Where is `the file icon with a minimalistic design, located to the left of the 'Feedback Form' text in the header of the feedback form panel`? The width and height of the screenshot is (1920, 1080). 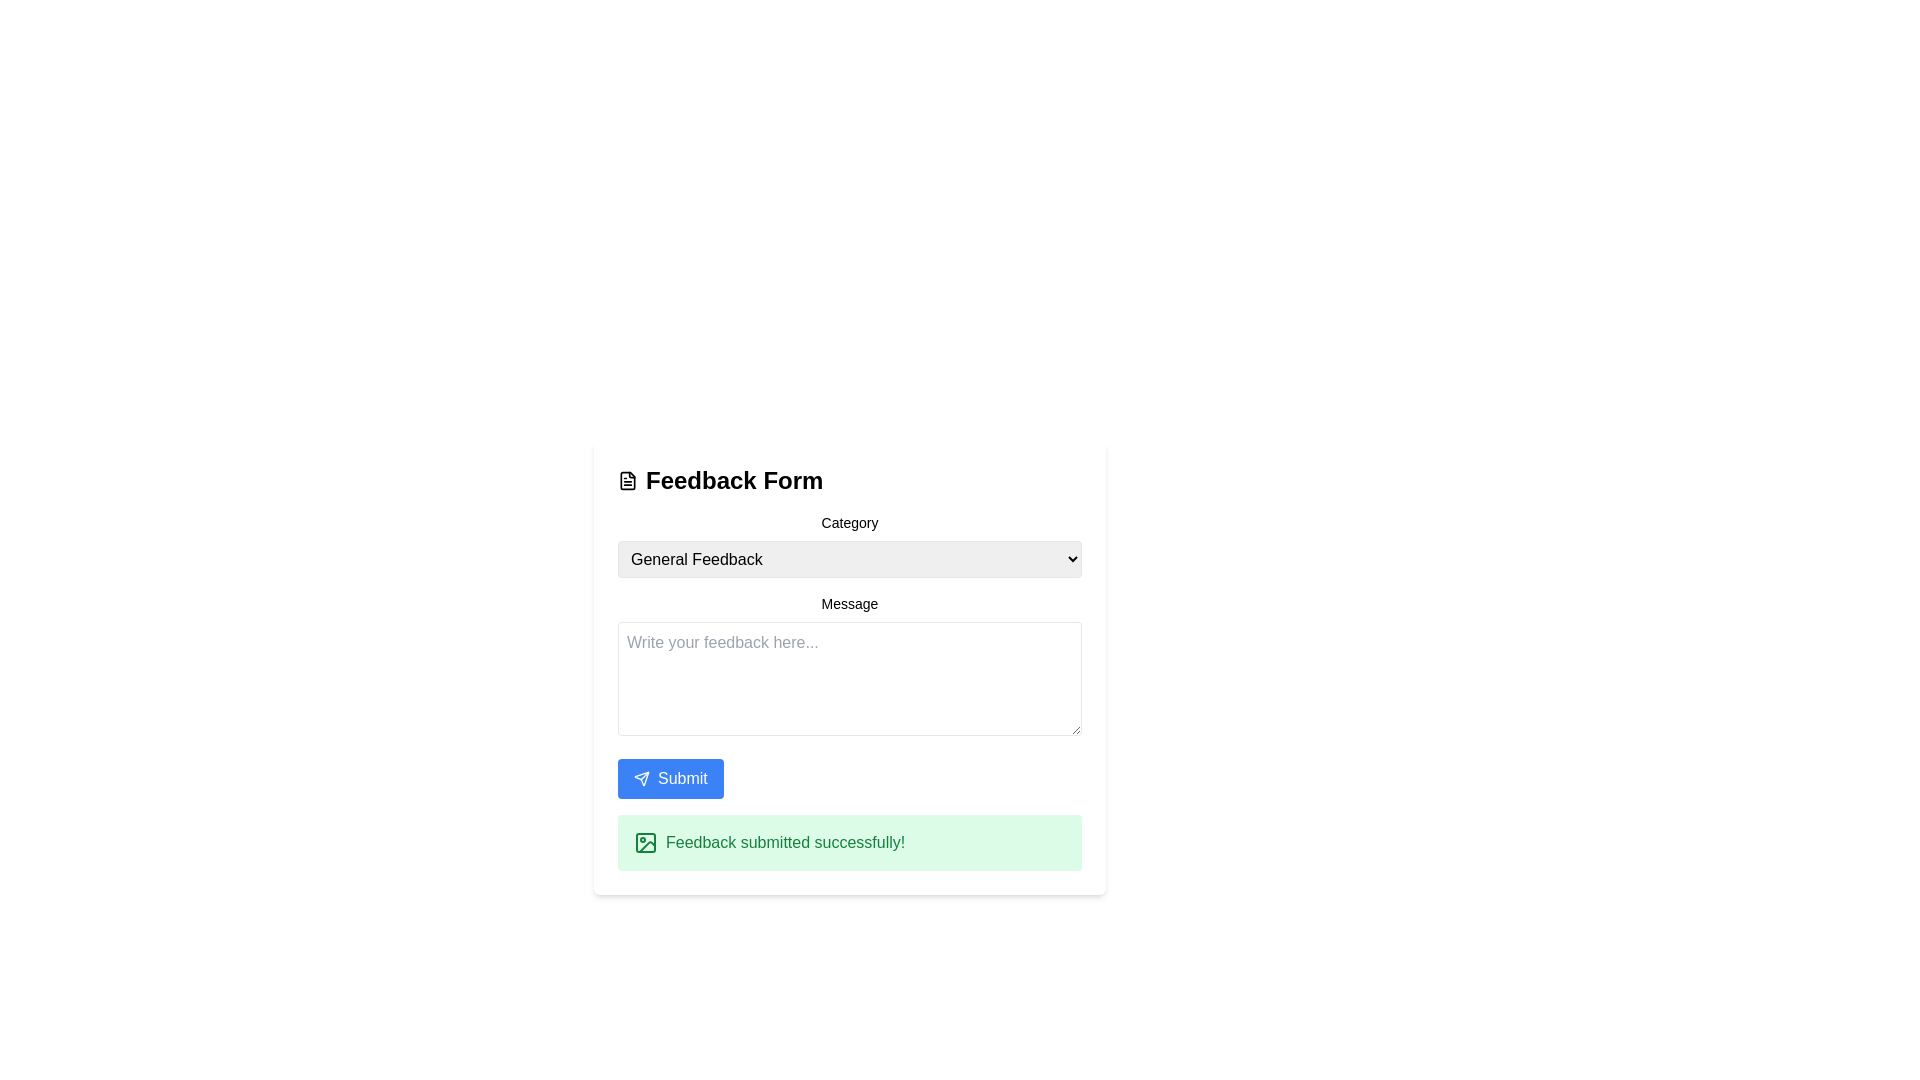 the file icon with a minimalistic design, located to the left of the 'Feedback Form' text in the header of the feedback form panel is located at coordinates (627, 481).